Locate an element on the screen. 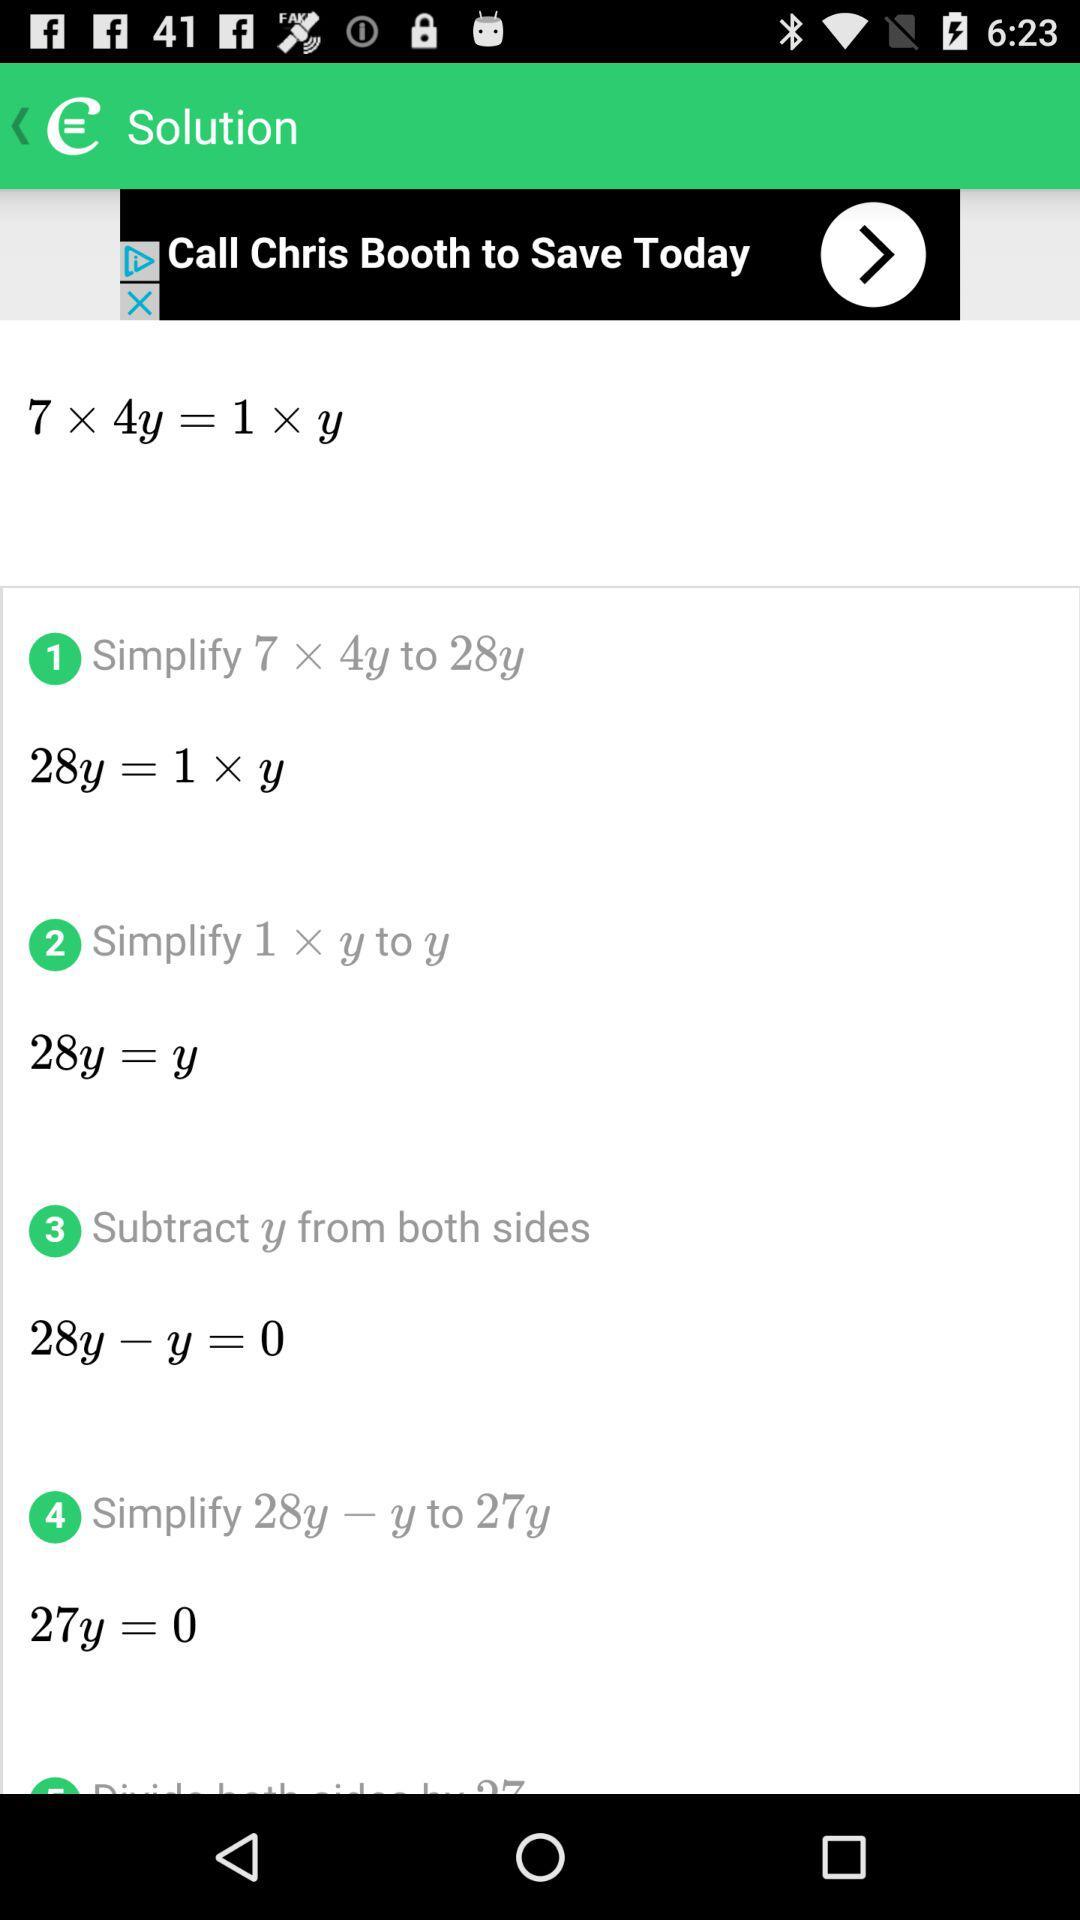 This screenshot has height=1920, width=1080. show math equations is located at coordinates (540, 1056).